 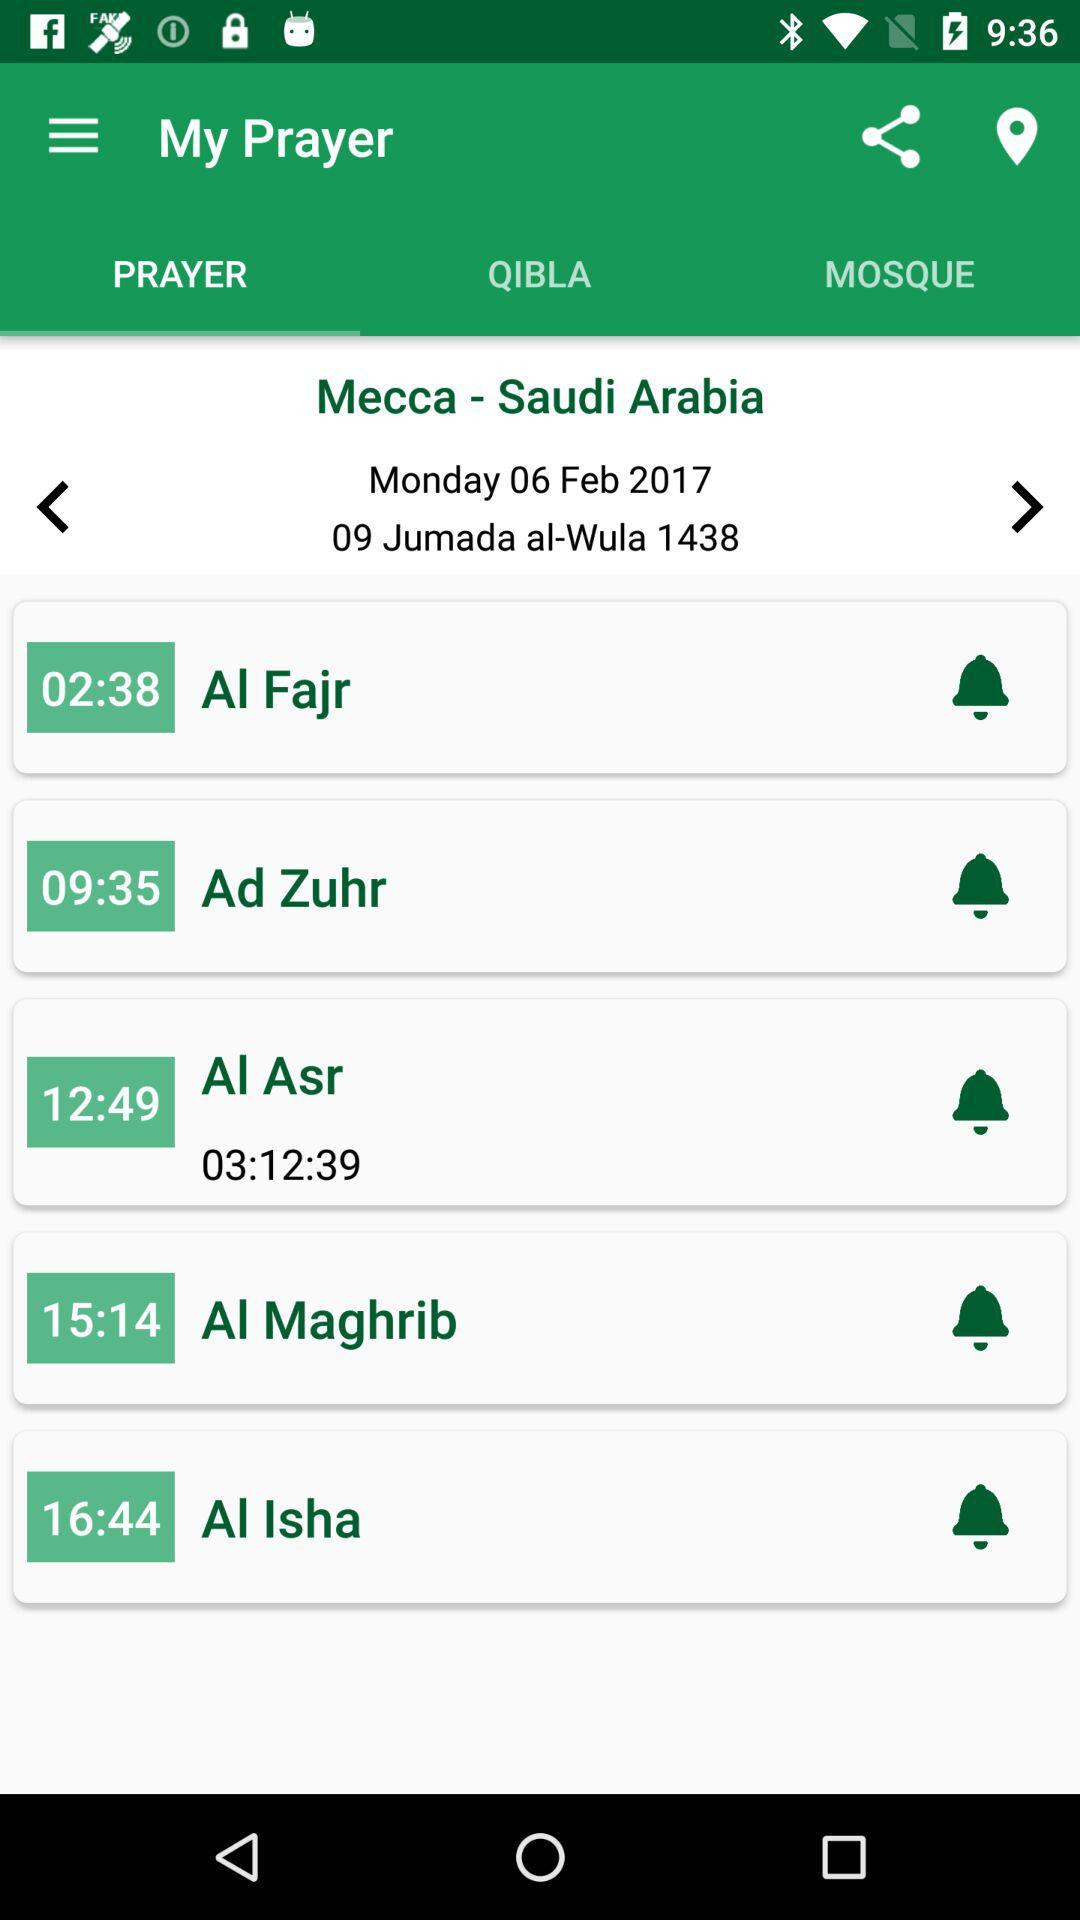 What do you see at coordinates (1027, 507) in the screenshot?
I see `the arrow_forward icon` at bounding box center [1027, 507].